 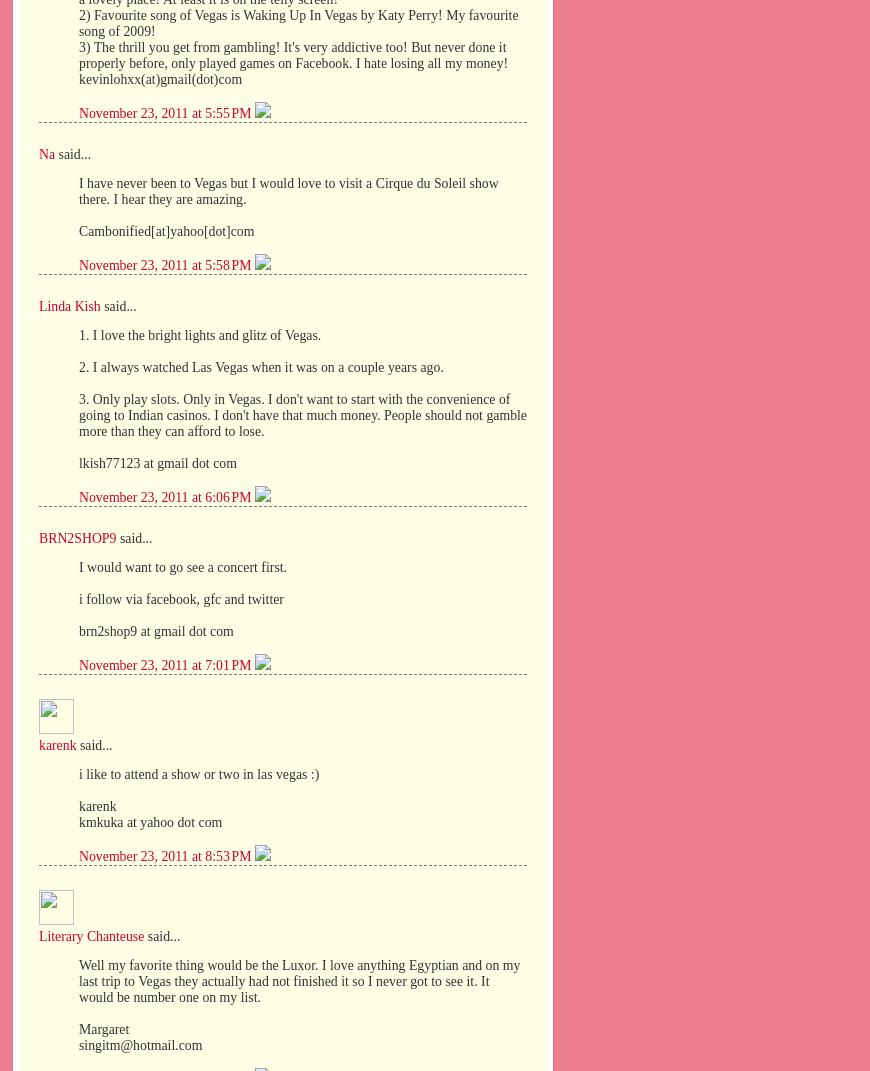 What do you see at coordinates (199, 334) in the screenshot?
I see `'1.  I love the bright lights and glitz of Vegas.'` at bounding box center [199, 334].